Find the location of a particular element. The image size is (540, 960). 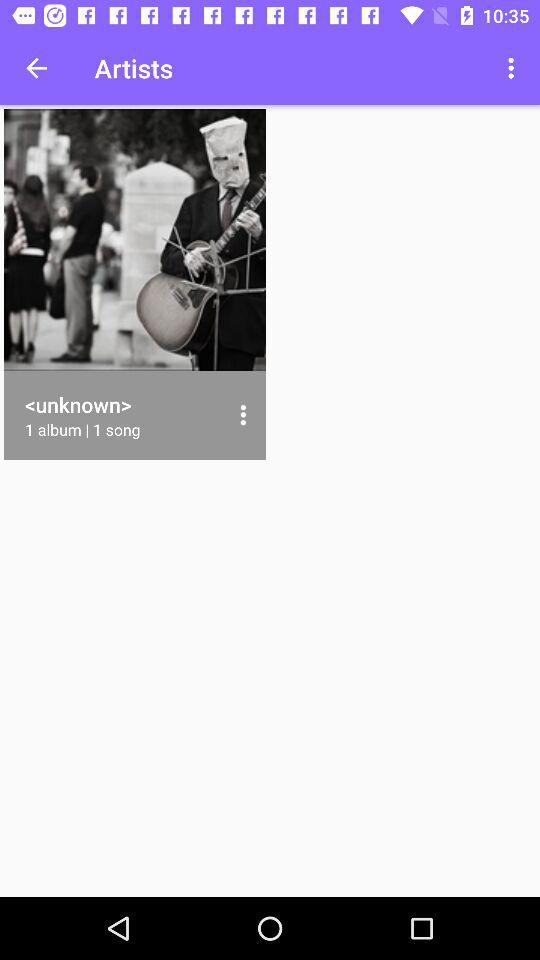

item next to 1 album 1 icon is located at coordinates (243, 414).